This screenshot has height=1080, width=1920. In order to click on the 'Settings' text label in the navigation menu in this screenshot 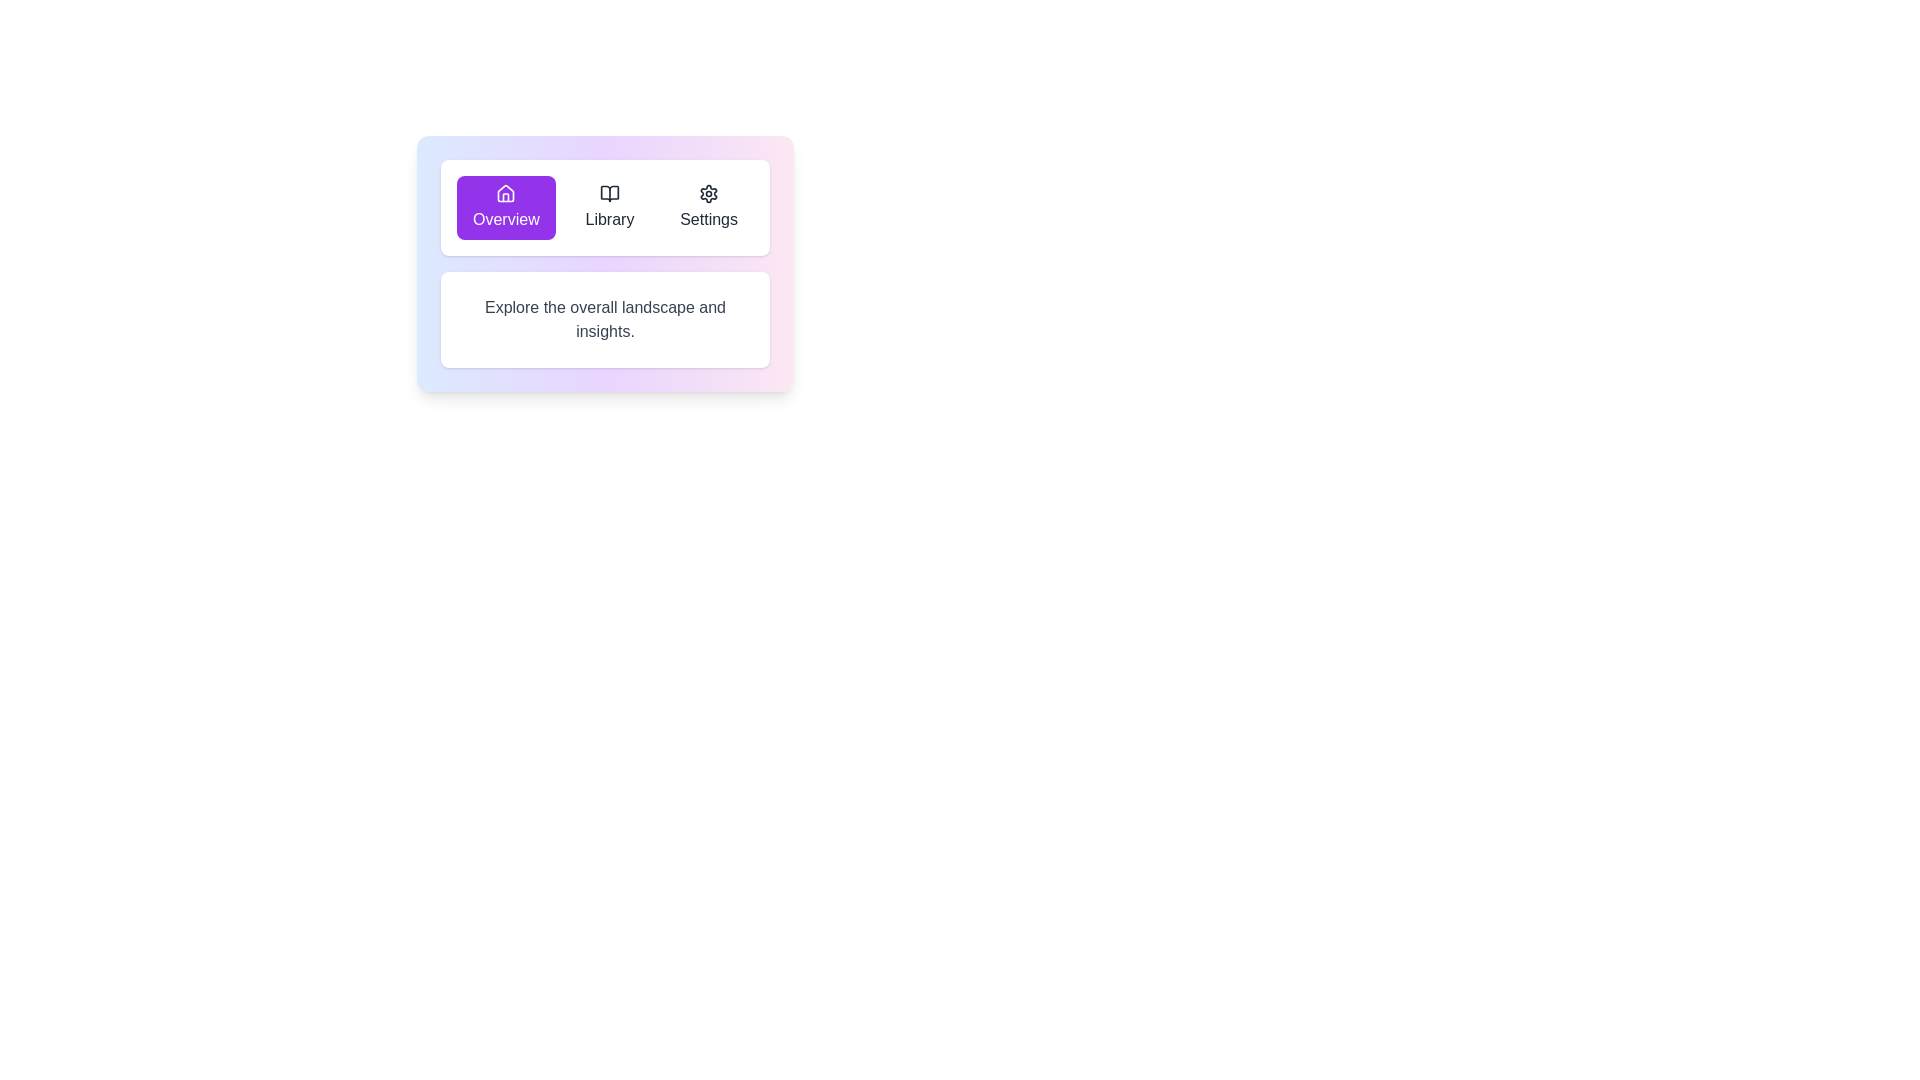, I will do `click(709, 219)`.